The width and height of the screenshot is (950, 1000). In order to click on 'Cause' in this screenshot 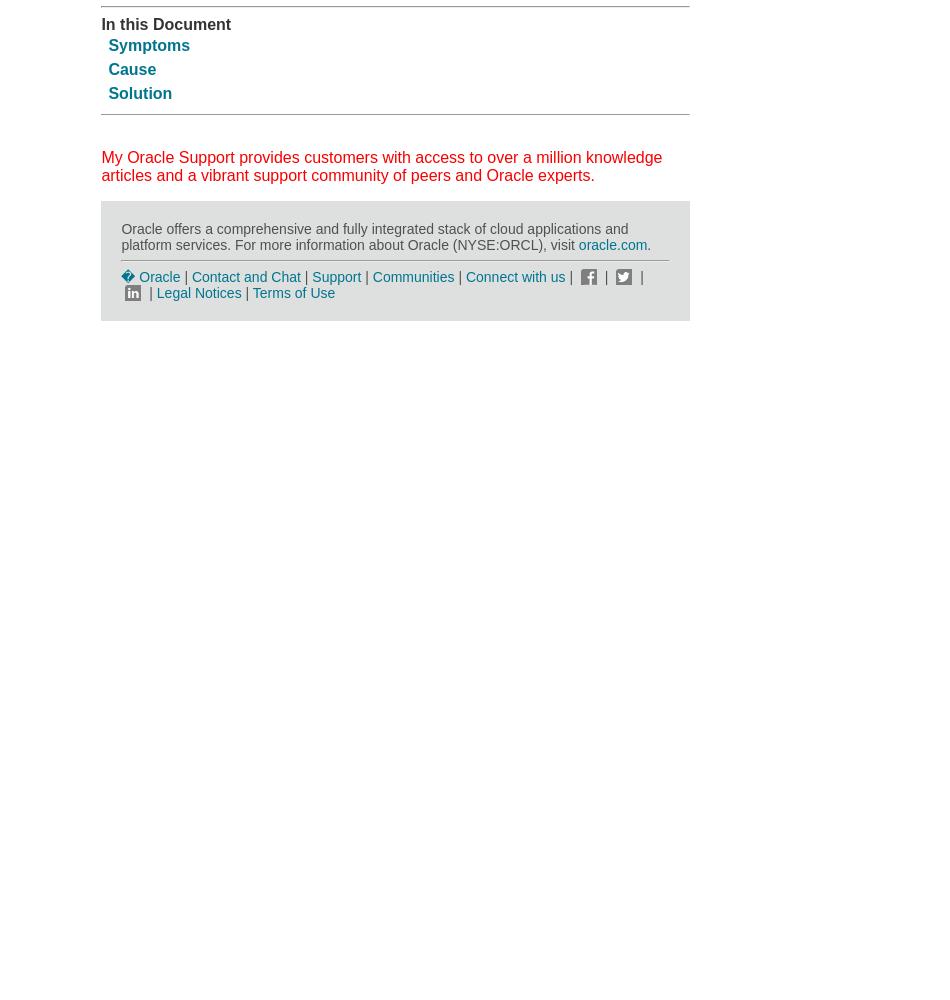, I will do `click(131, 67)`.